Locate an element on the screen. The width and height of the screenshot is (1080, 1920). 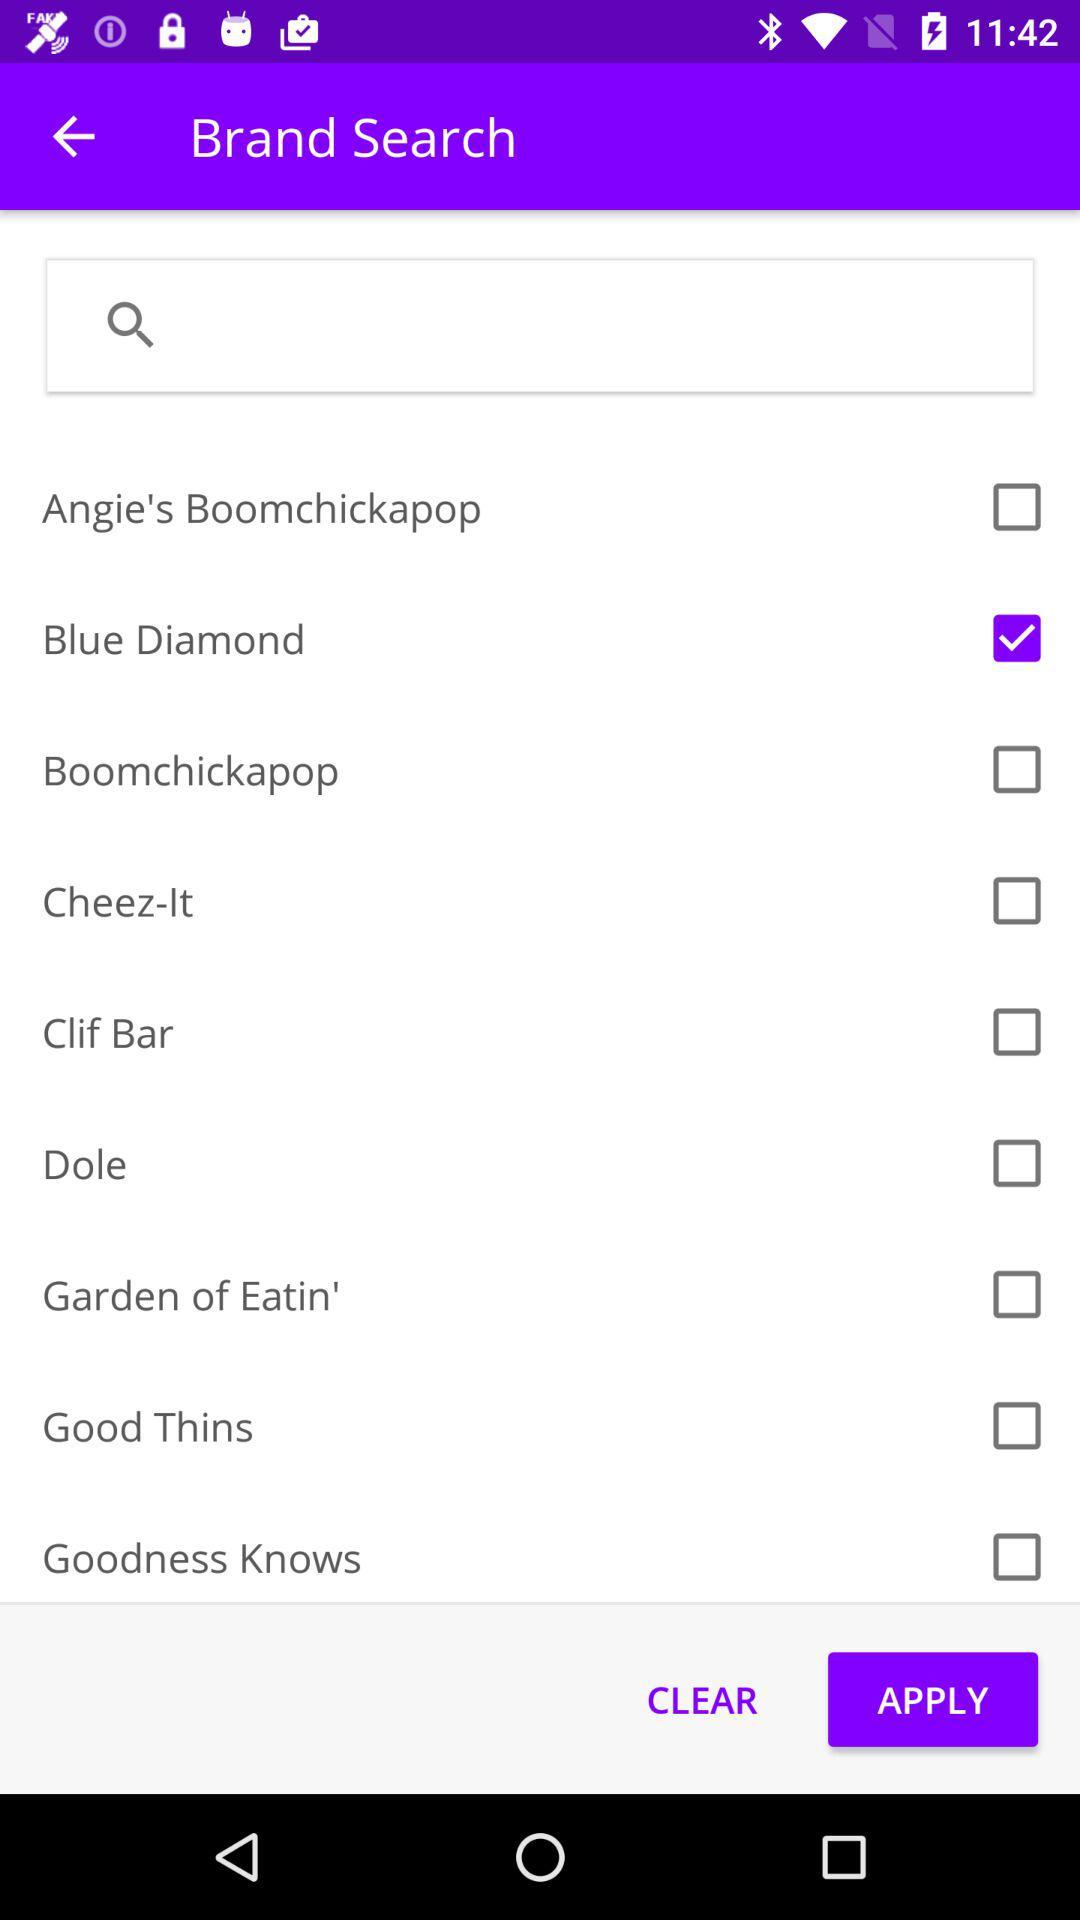
the item below brand search is located at coordinates (591, 325).